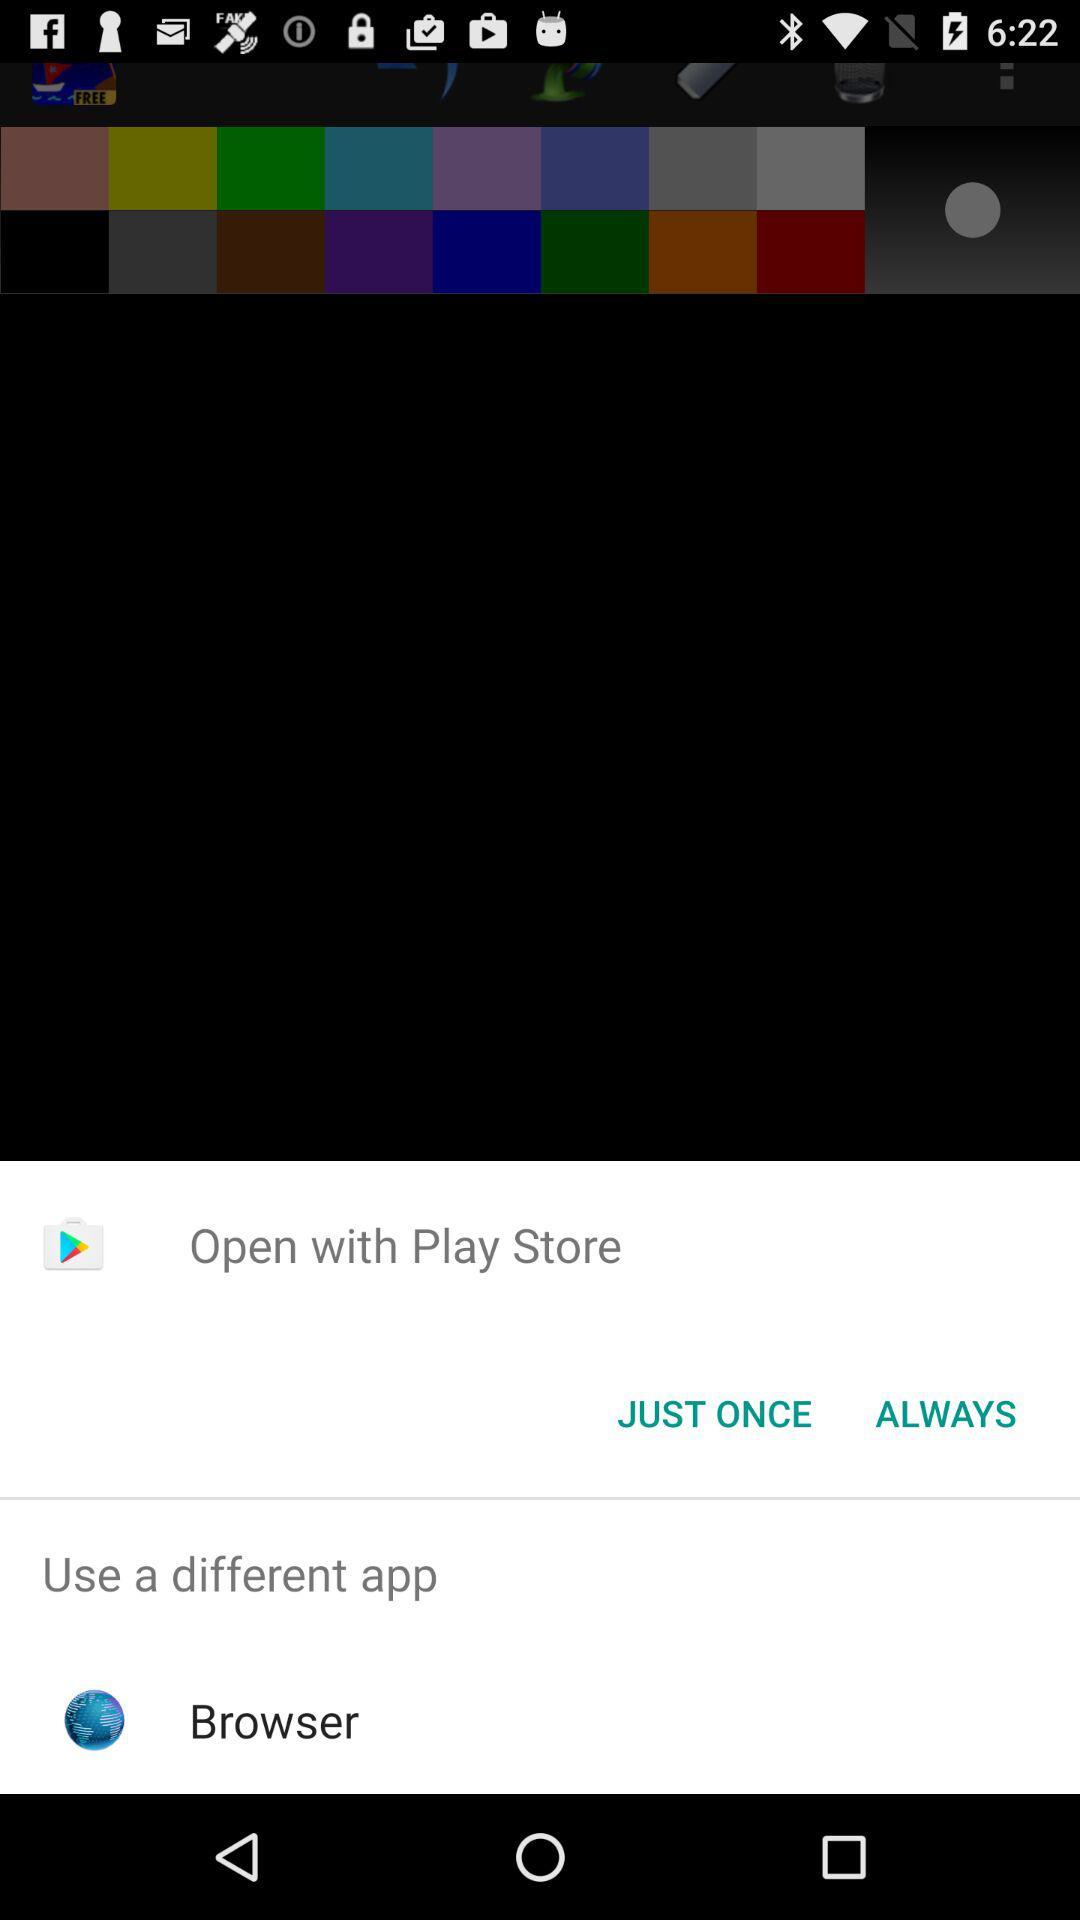 The width and height of the screenshot is (1080, 1920). I want to click on icon next to just once item, so click(945, 1411).